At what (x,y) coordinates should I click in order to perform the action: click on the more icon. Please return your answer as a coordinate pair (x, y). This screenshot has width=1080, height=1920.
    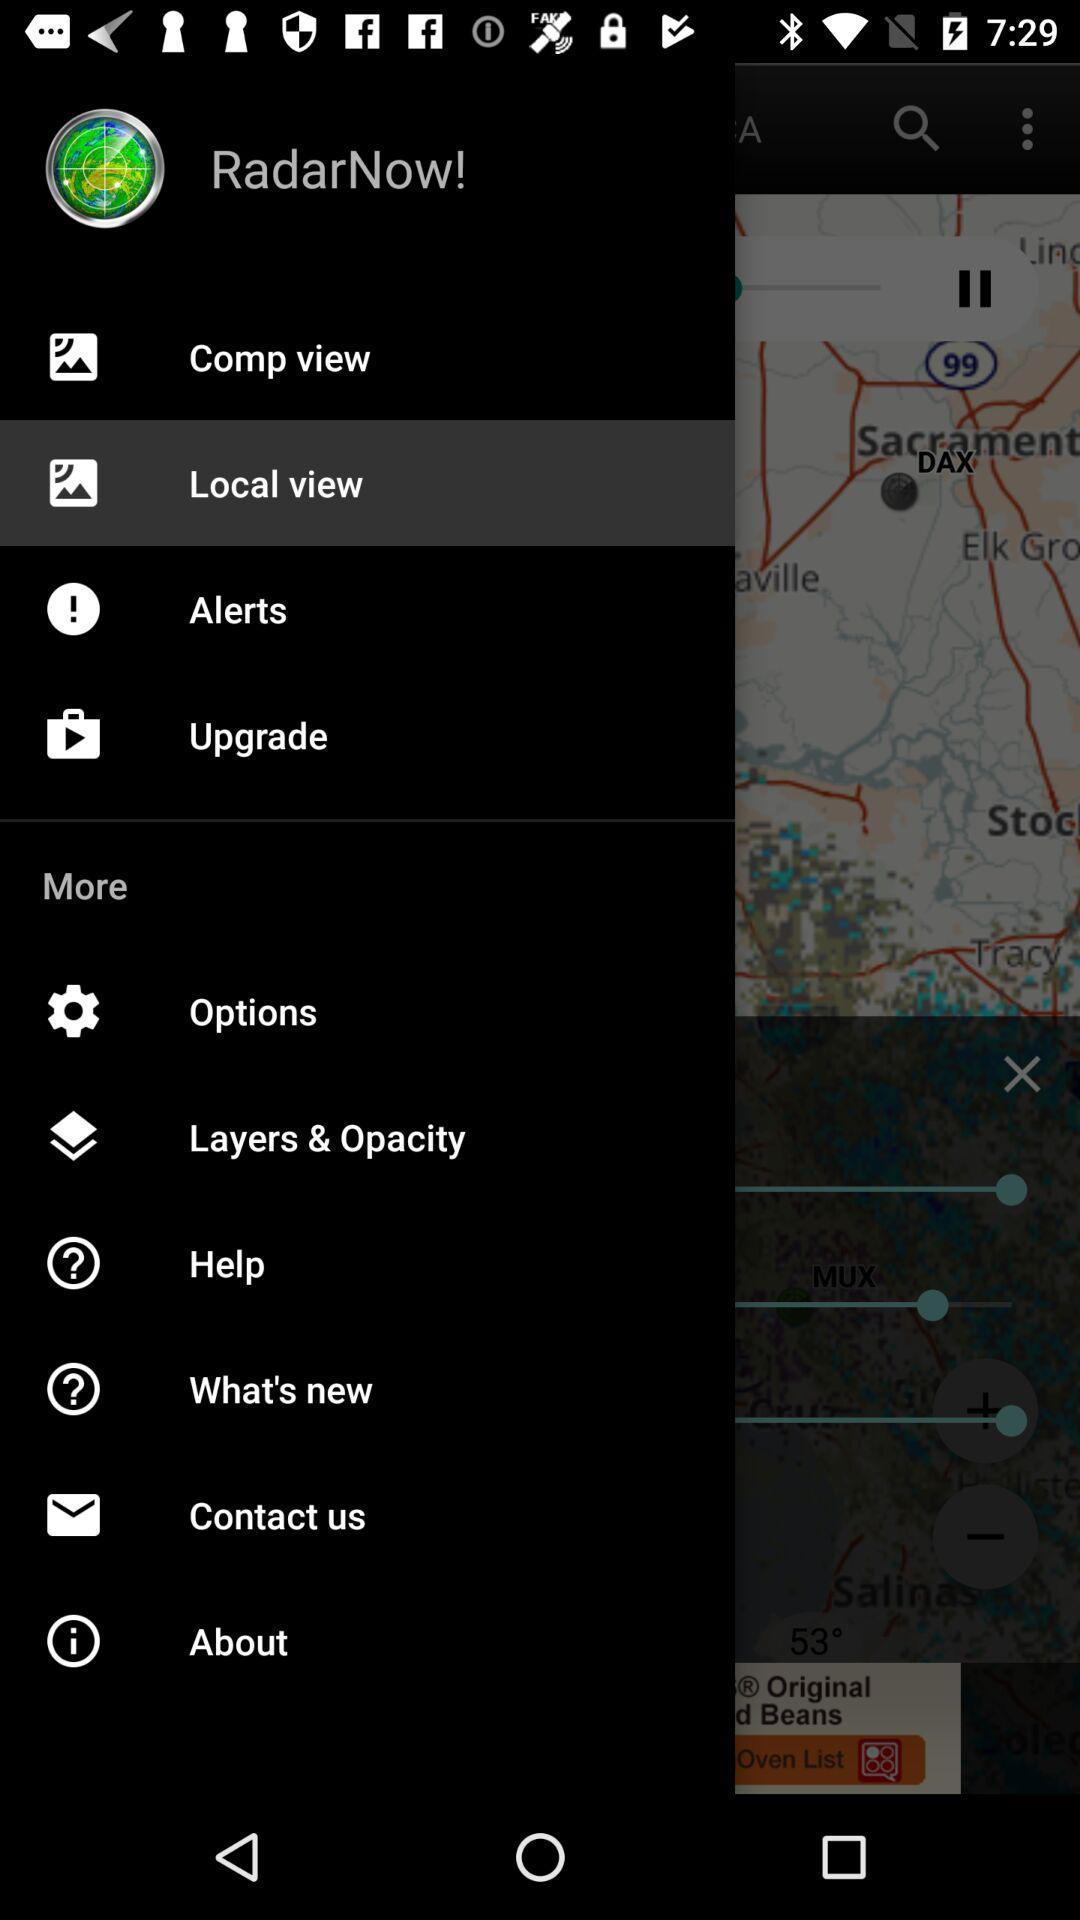
    Looking at the image, I should click on (1027, 127).